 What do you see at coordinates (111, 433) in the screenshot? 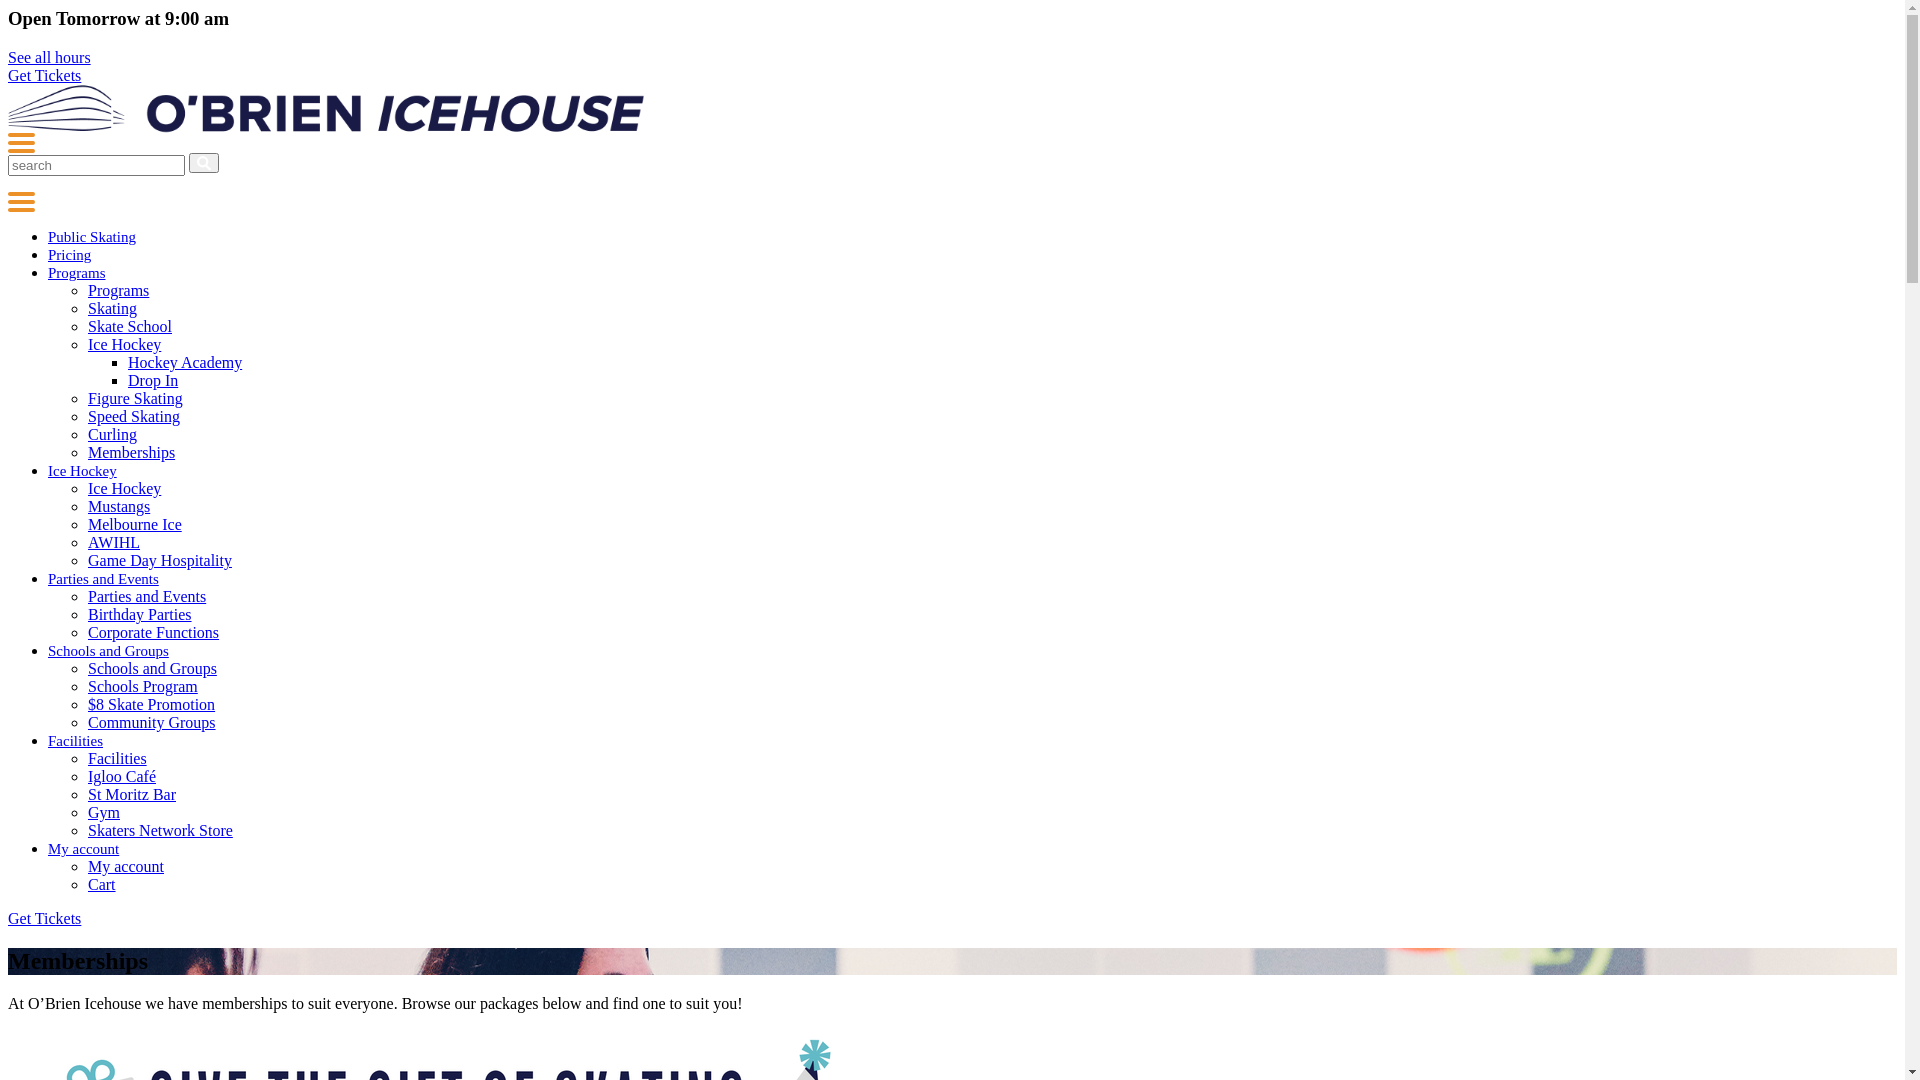
I see `'Curling'` at bounding box center [111, 433].